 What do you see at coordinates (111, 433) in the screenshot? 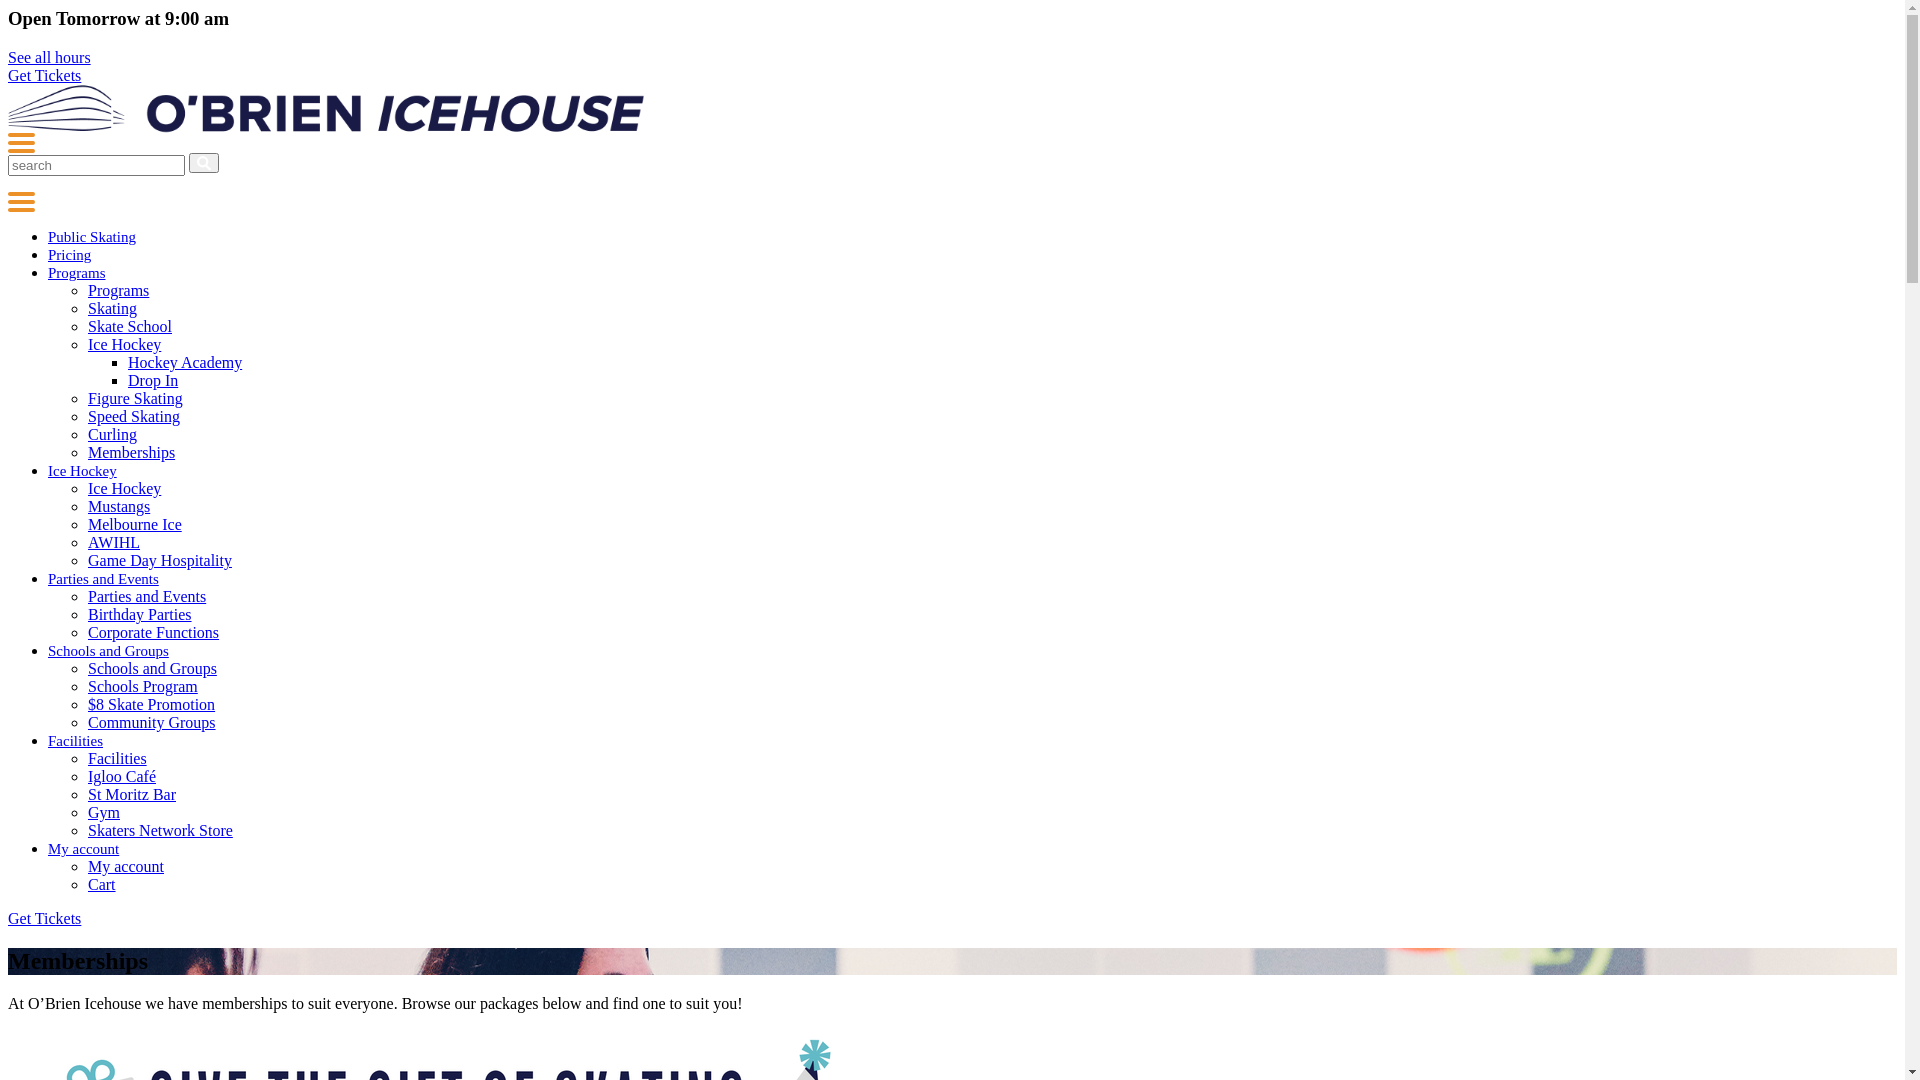
I see `'Curling'` at bounding box center [111, 433].